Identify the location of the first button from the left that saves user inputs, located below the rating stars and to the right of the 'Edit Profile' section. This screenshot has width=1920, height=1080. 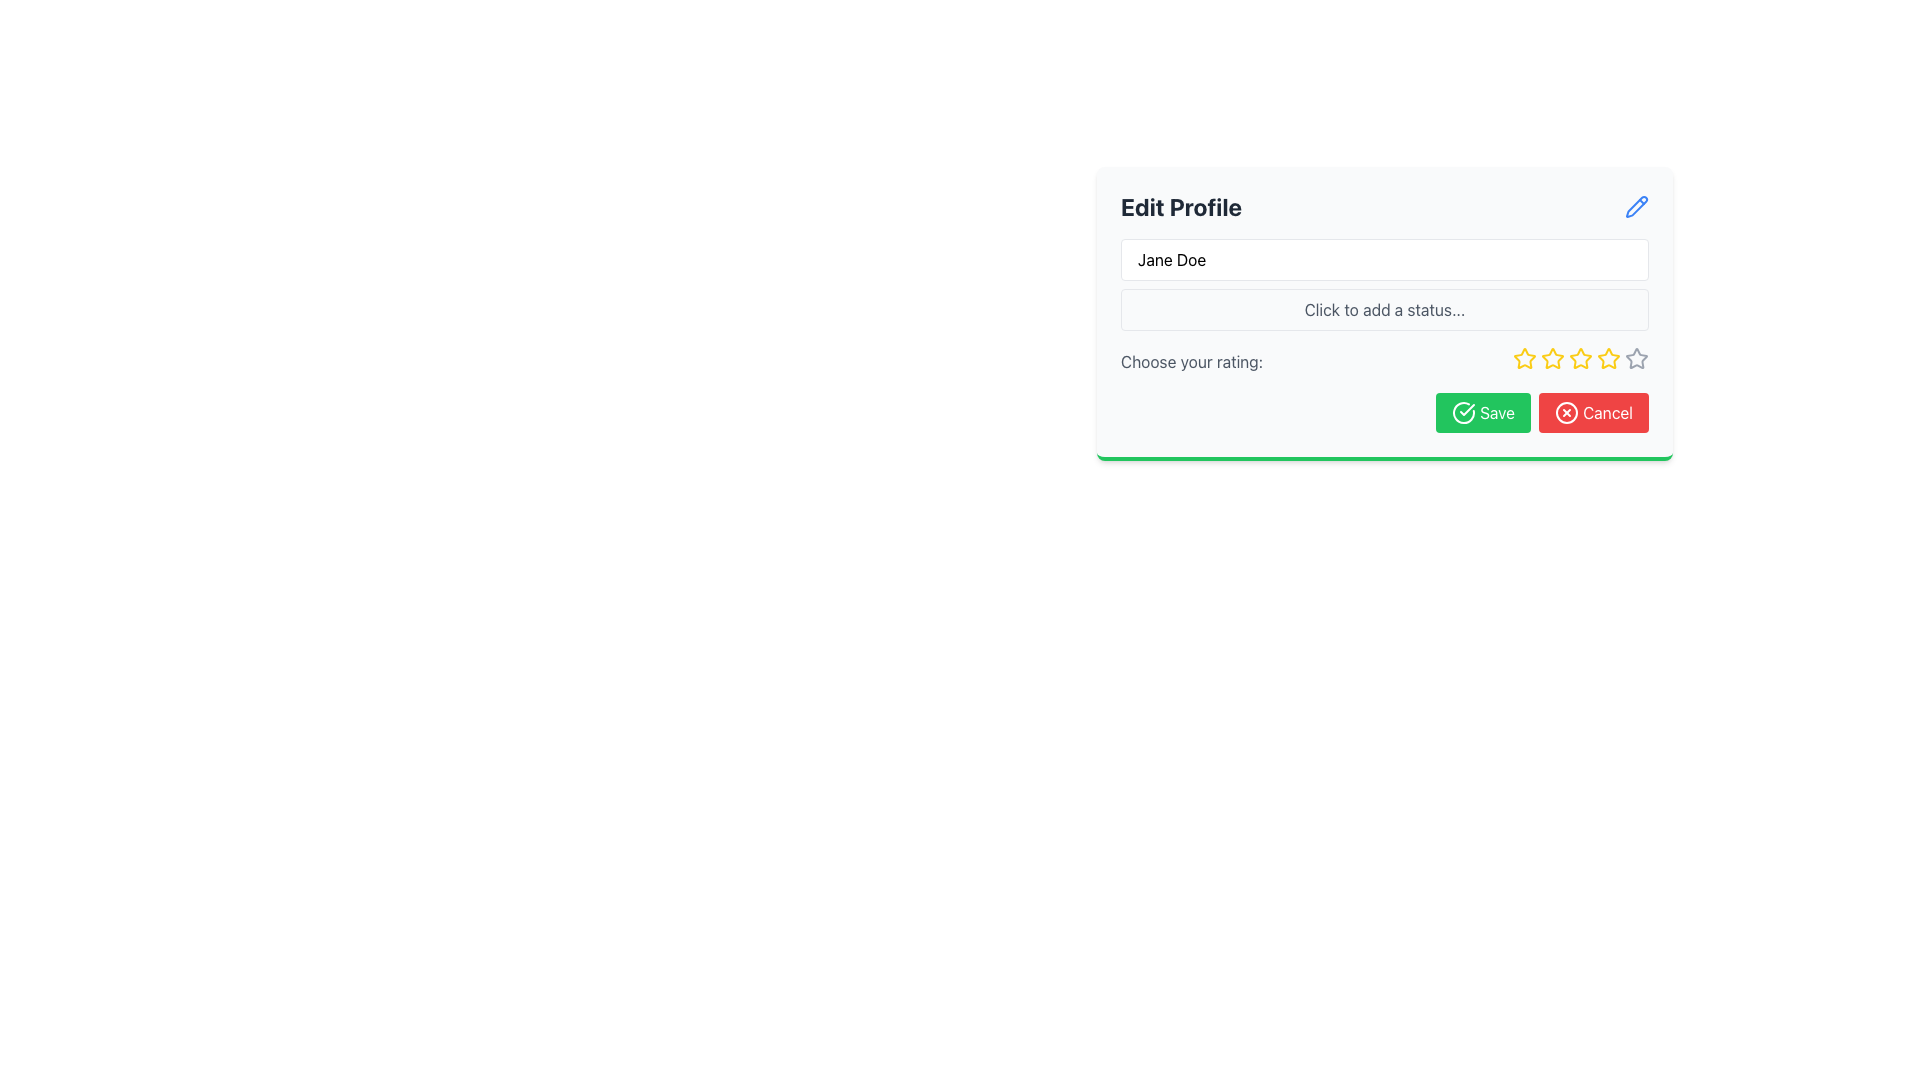
(1483, 411).